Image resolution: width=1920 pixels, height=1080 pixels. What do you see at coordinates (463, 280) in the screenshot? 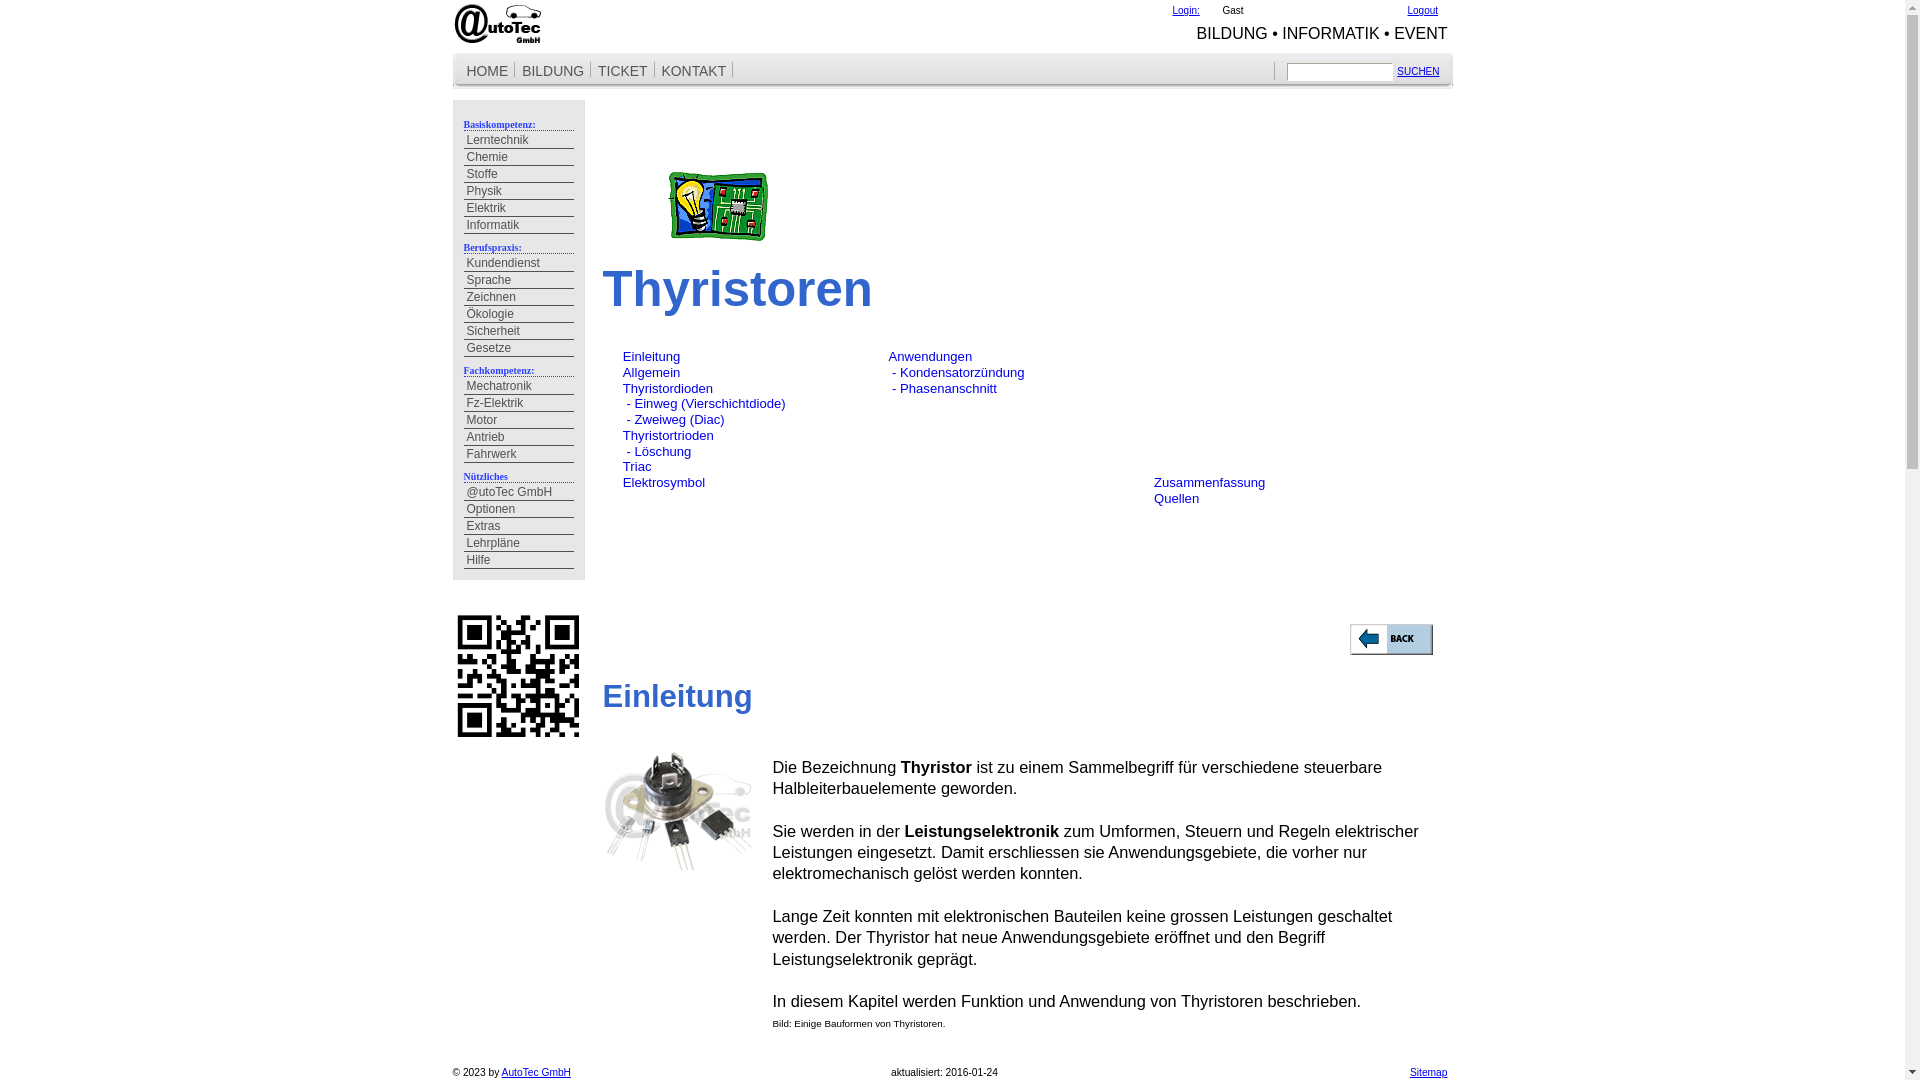
I see `'Sprache'` at bounding box center [463, 280].